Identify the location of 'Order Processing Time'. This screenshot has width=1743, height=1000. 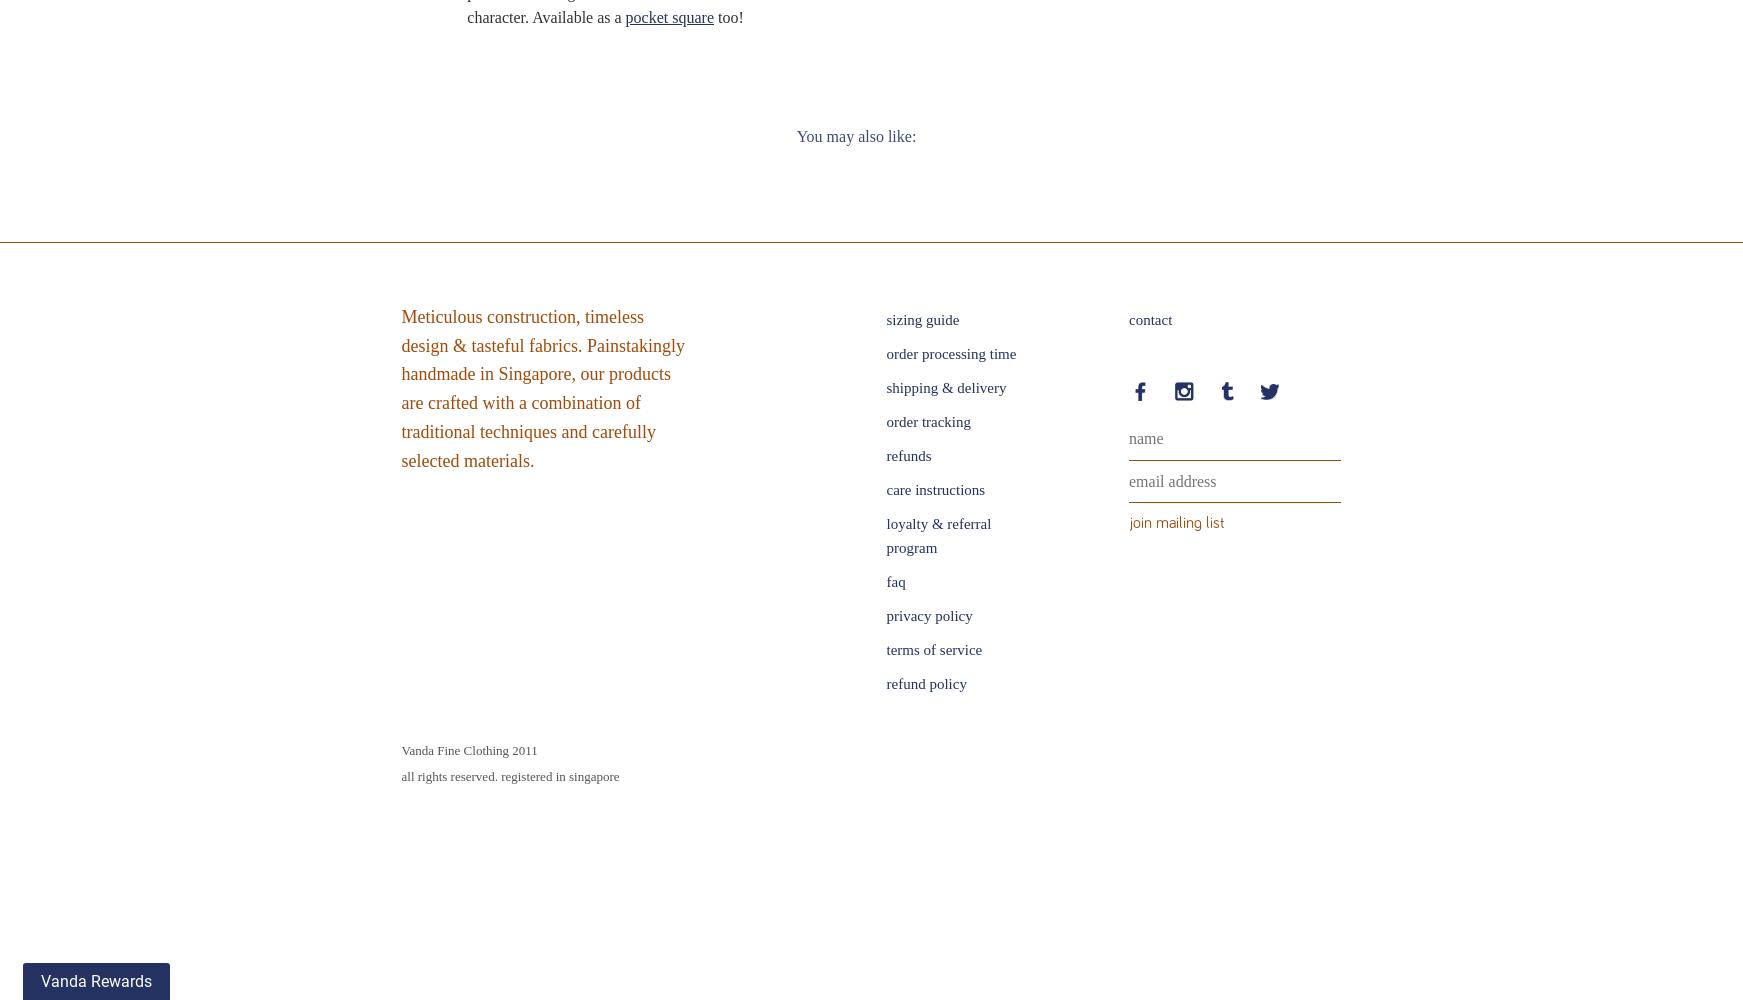
(950, 352).